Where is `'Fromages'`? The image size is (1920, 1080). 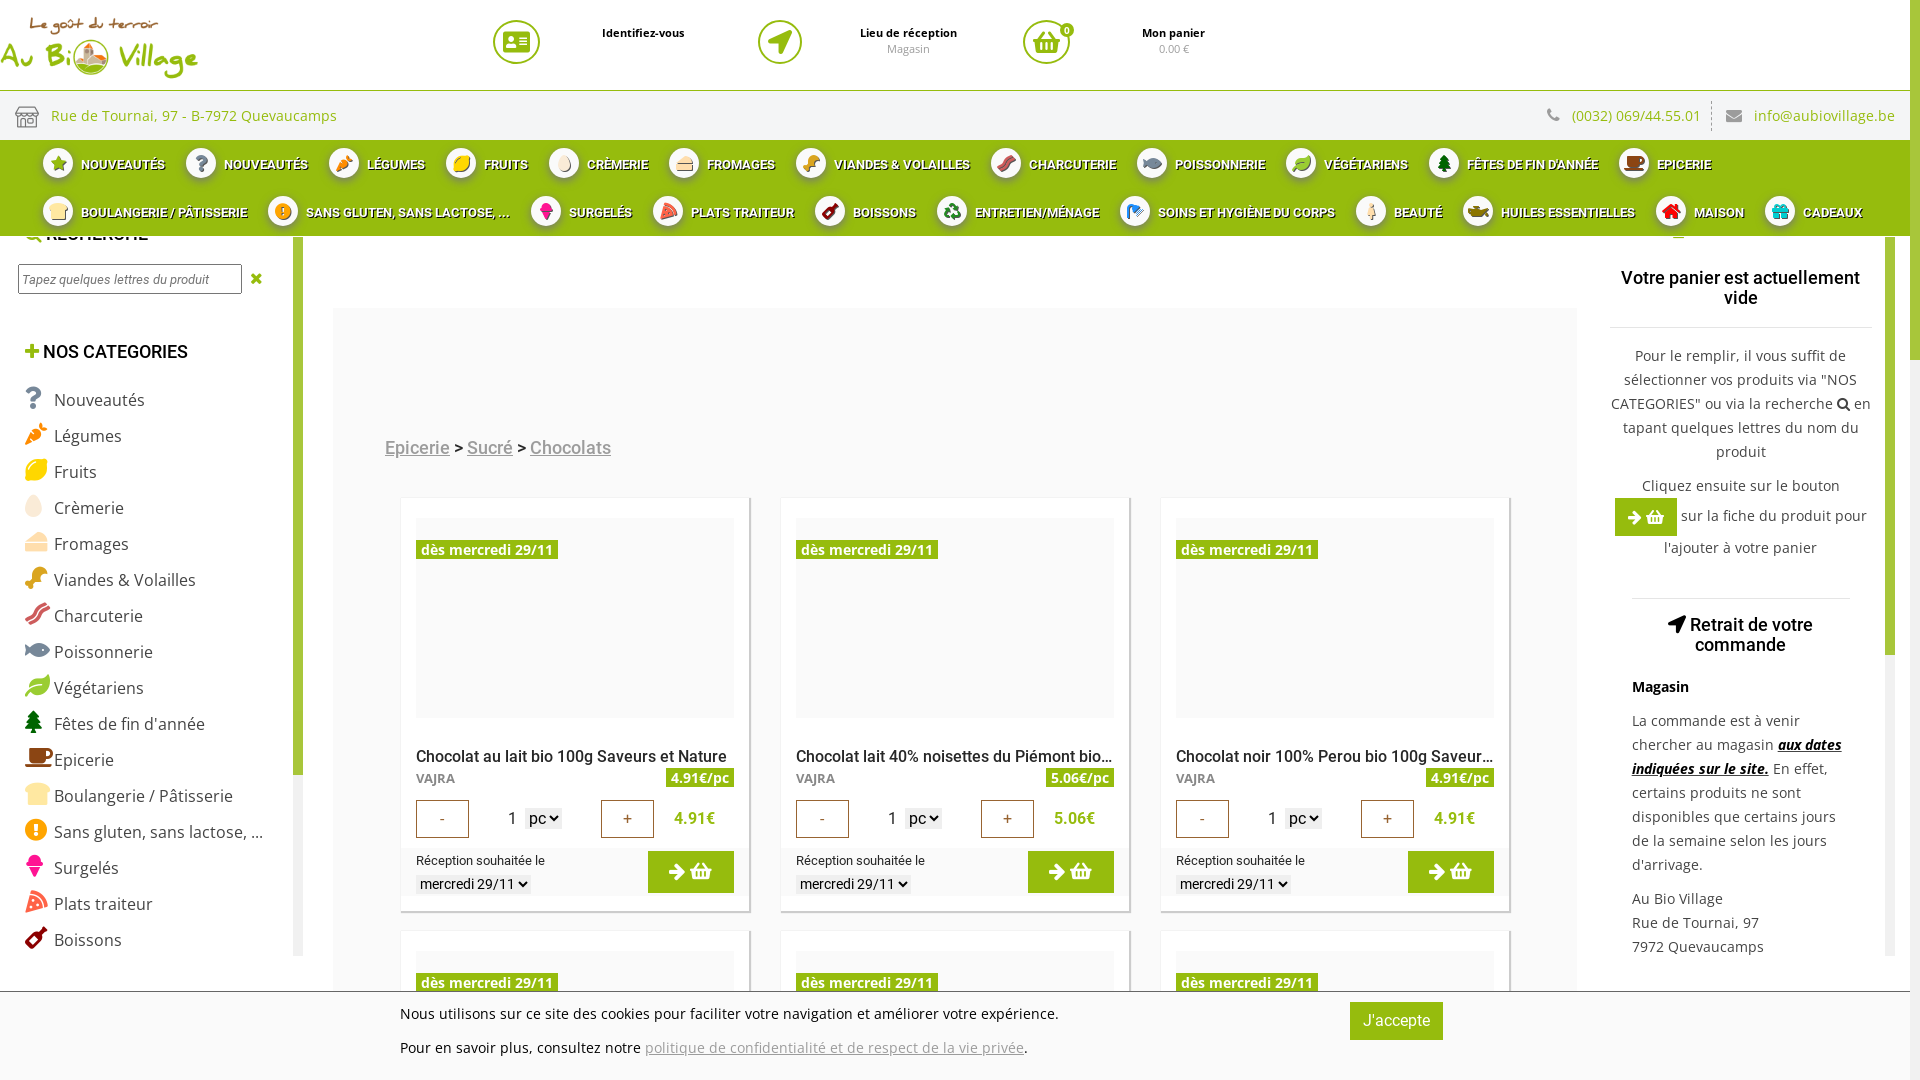 'Fromages' is located at coordinates (76, 543).